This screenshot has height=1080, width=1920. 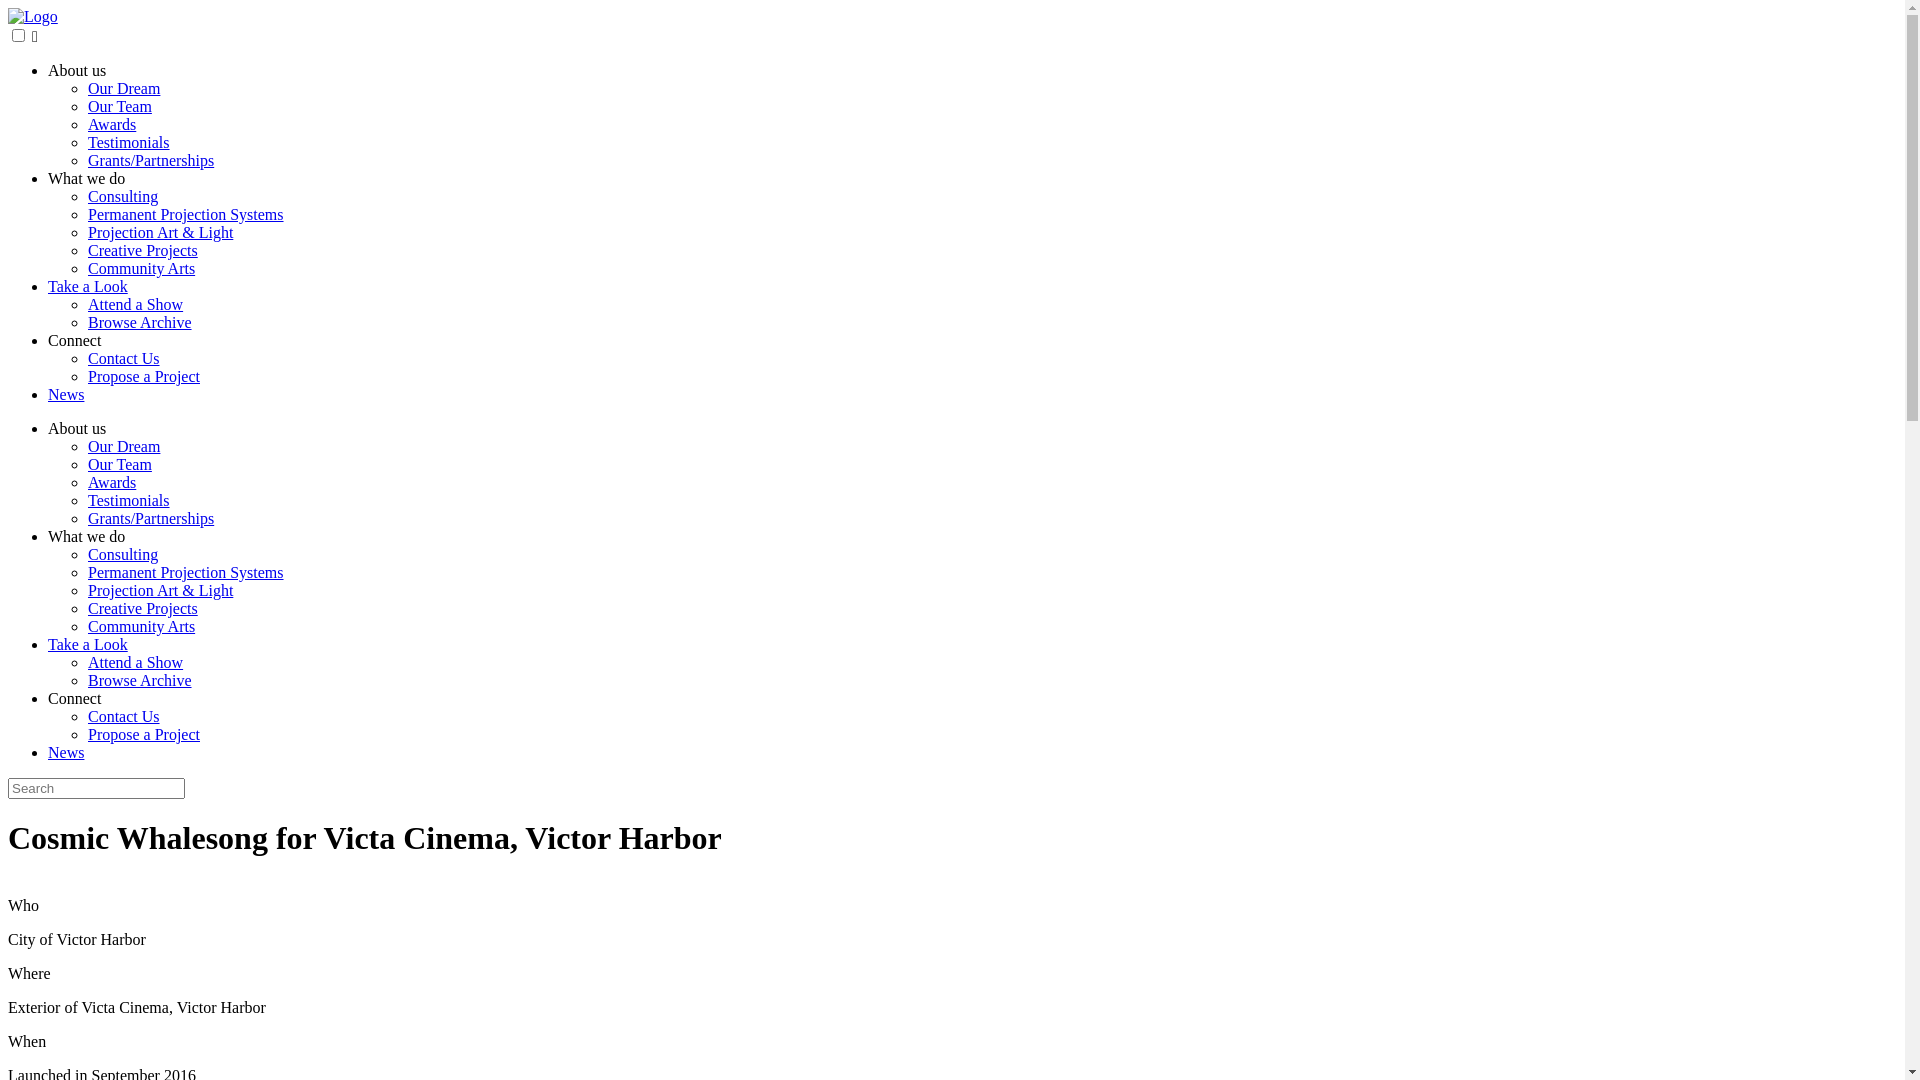 I want to click on 'Connect', so click(x=48, y=339).